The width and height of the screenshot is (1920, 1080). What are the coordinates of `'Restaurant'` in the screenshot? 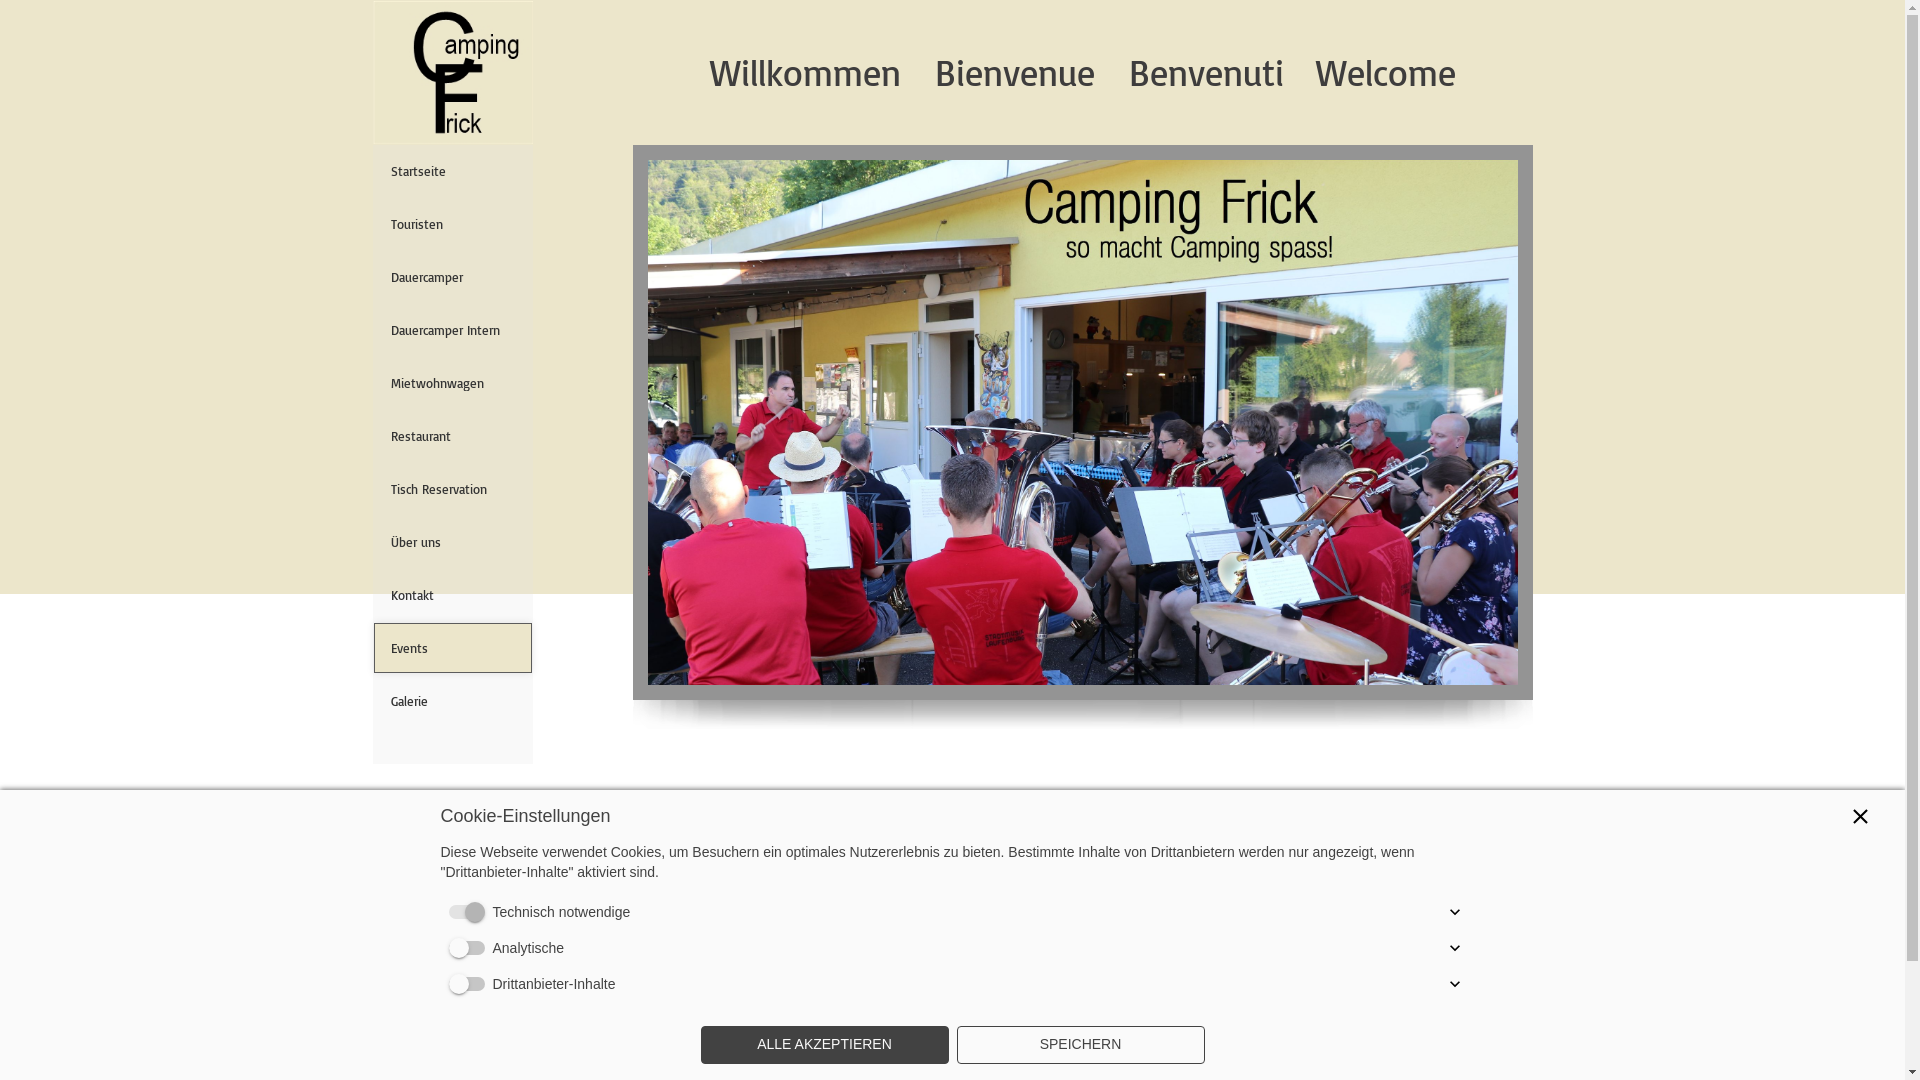 It's located at (450, 434).